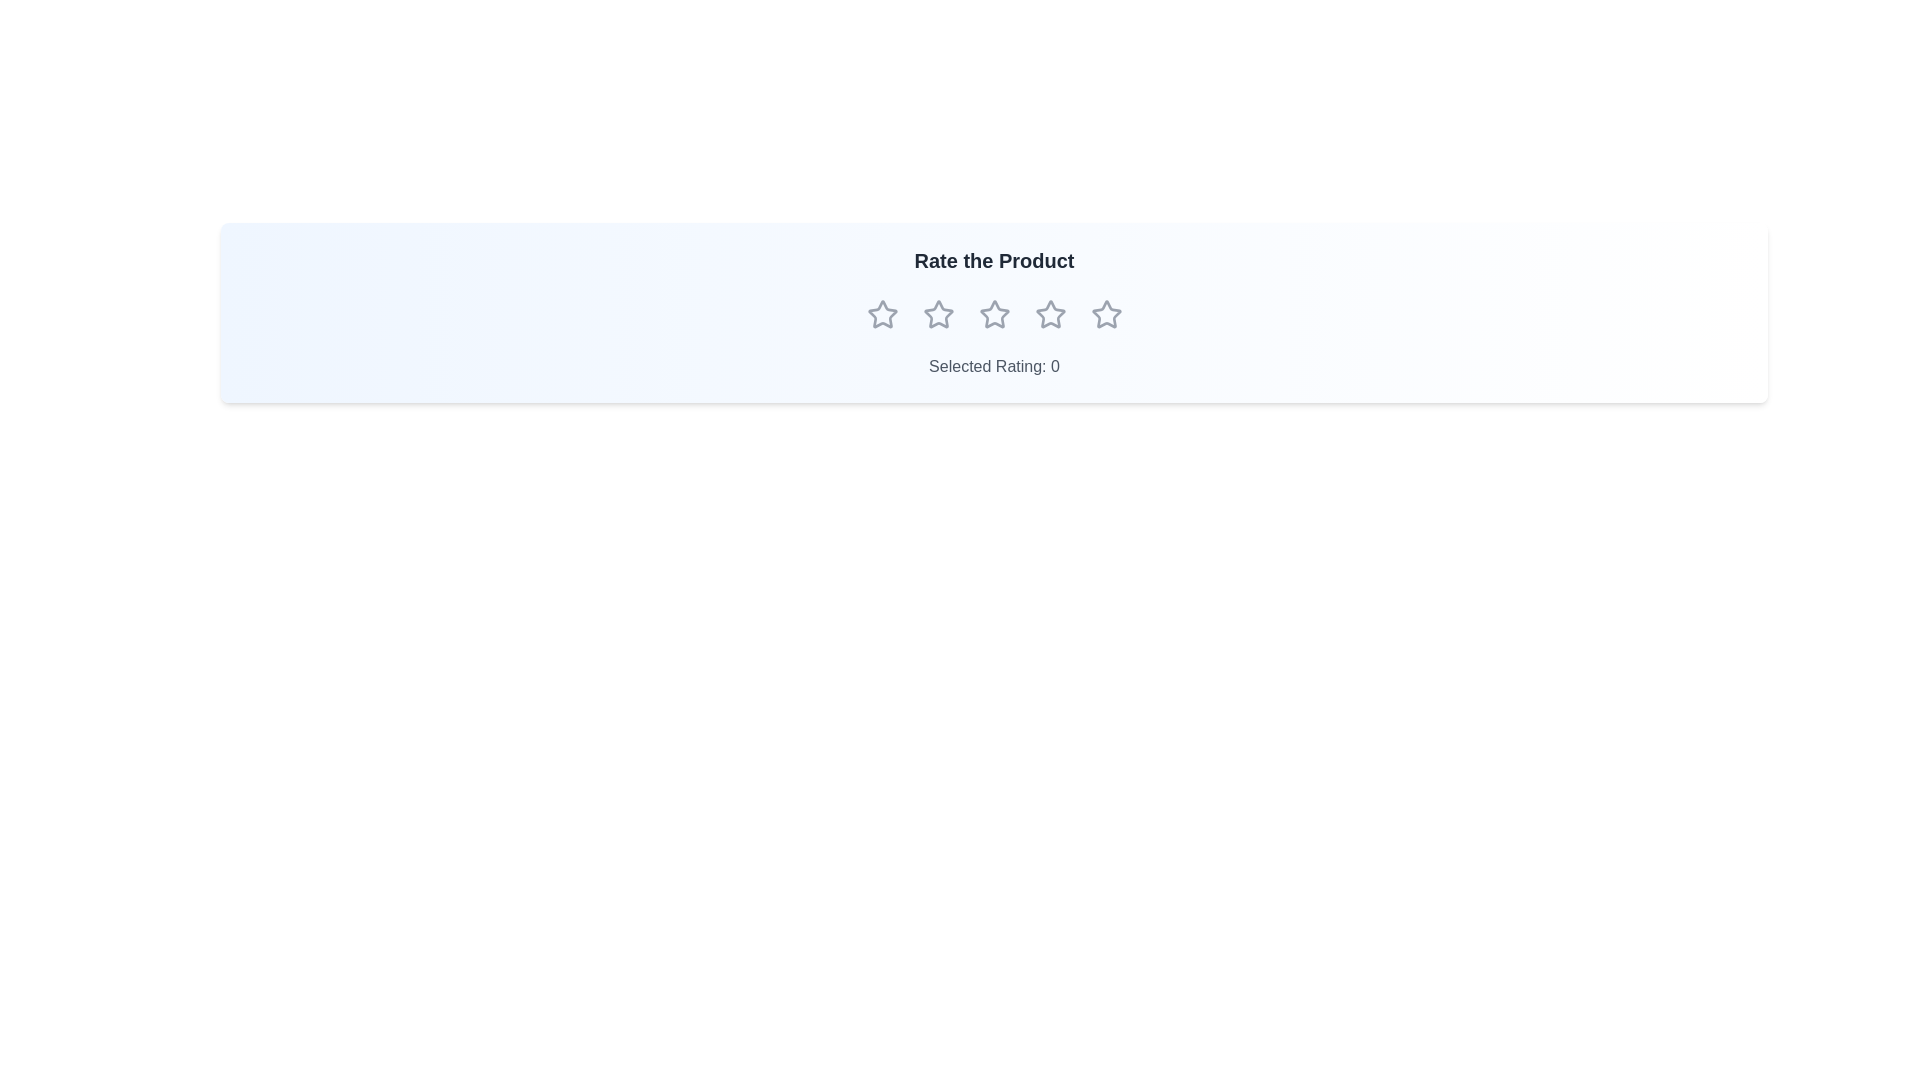 Image resolution: width=1920 pixels, height=1080 pixels. What do you see at coordinates (994, 315) in the screenshot?
I see `the third star from the left in the horizontal row of five stars` at bounding box center [994, 315].